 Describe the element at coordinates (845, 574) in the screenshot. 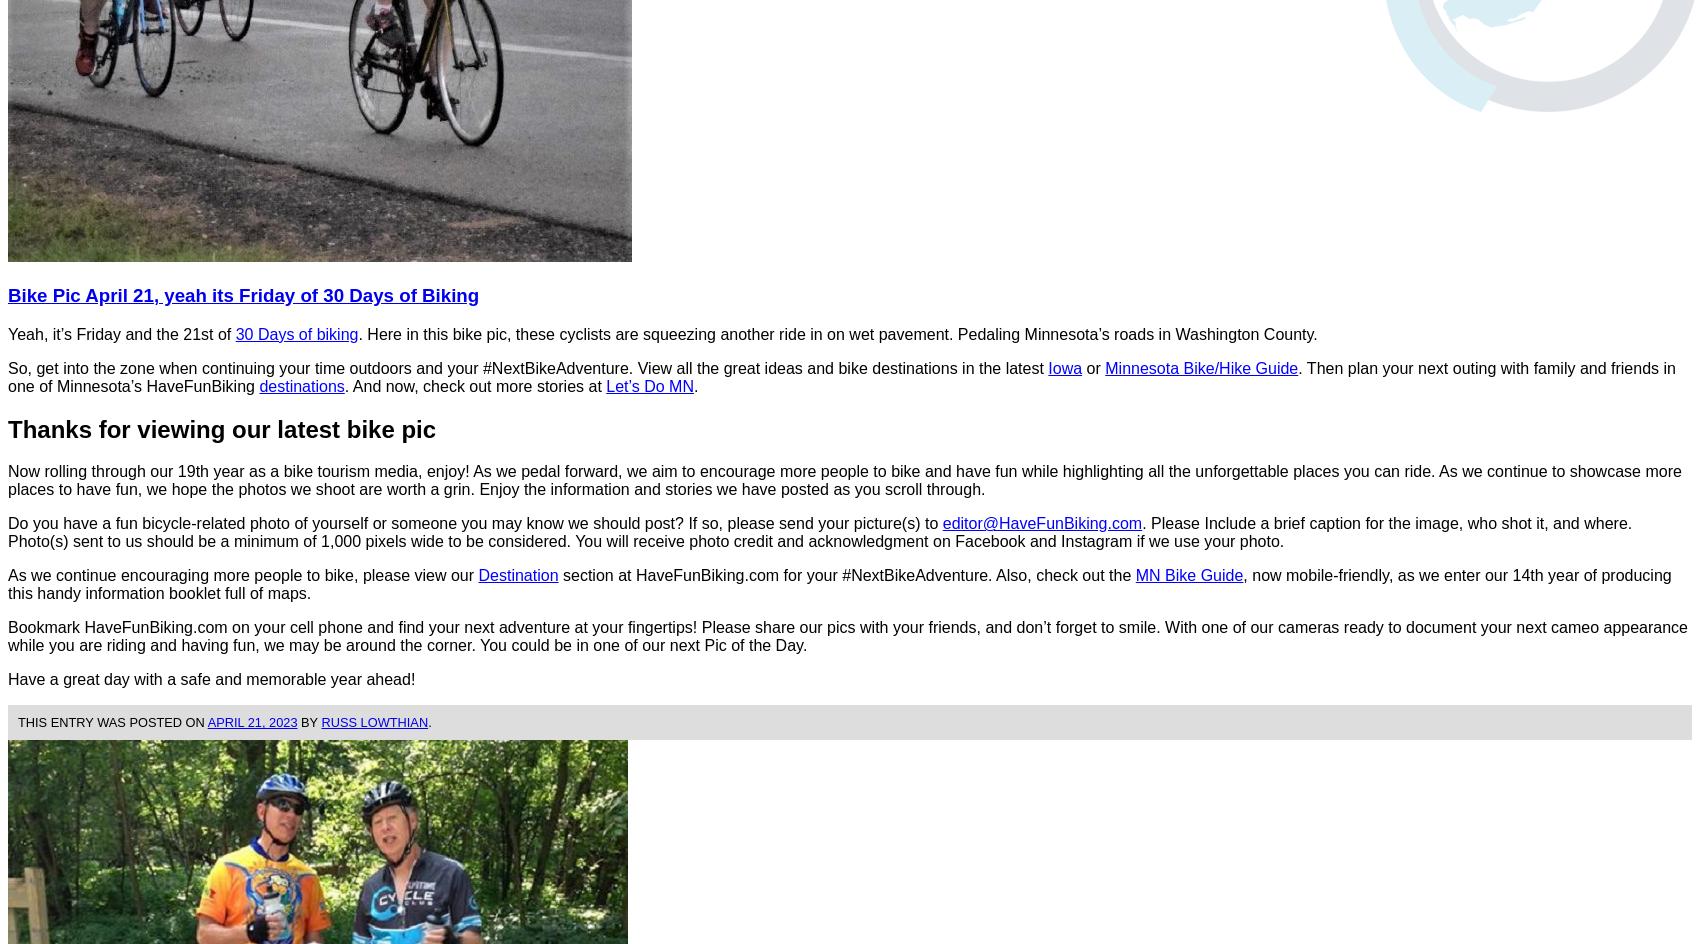

I see `'section at HaveFunBiking.com for your #NextBikeAdventure. Also, check out the'` at that location.